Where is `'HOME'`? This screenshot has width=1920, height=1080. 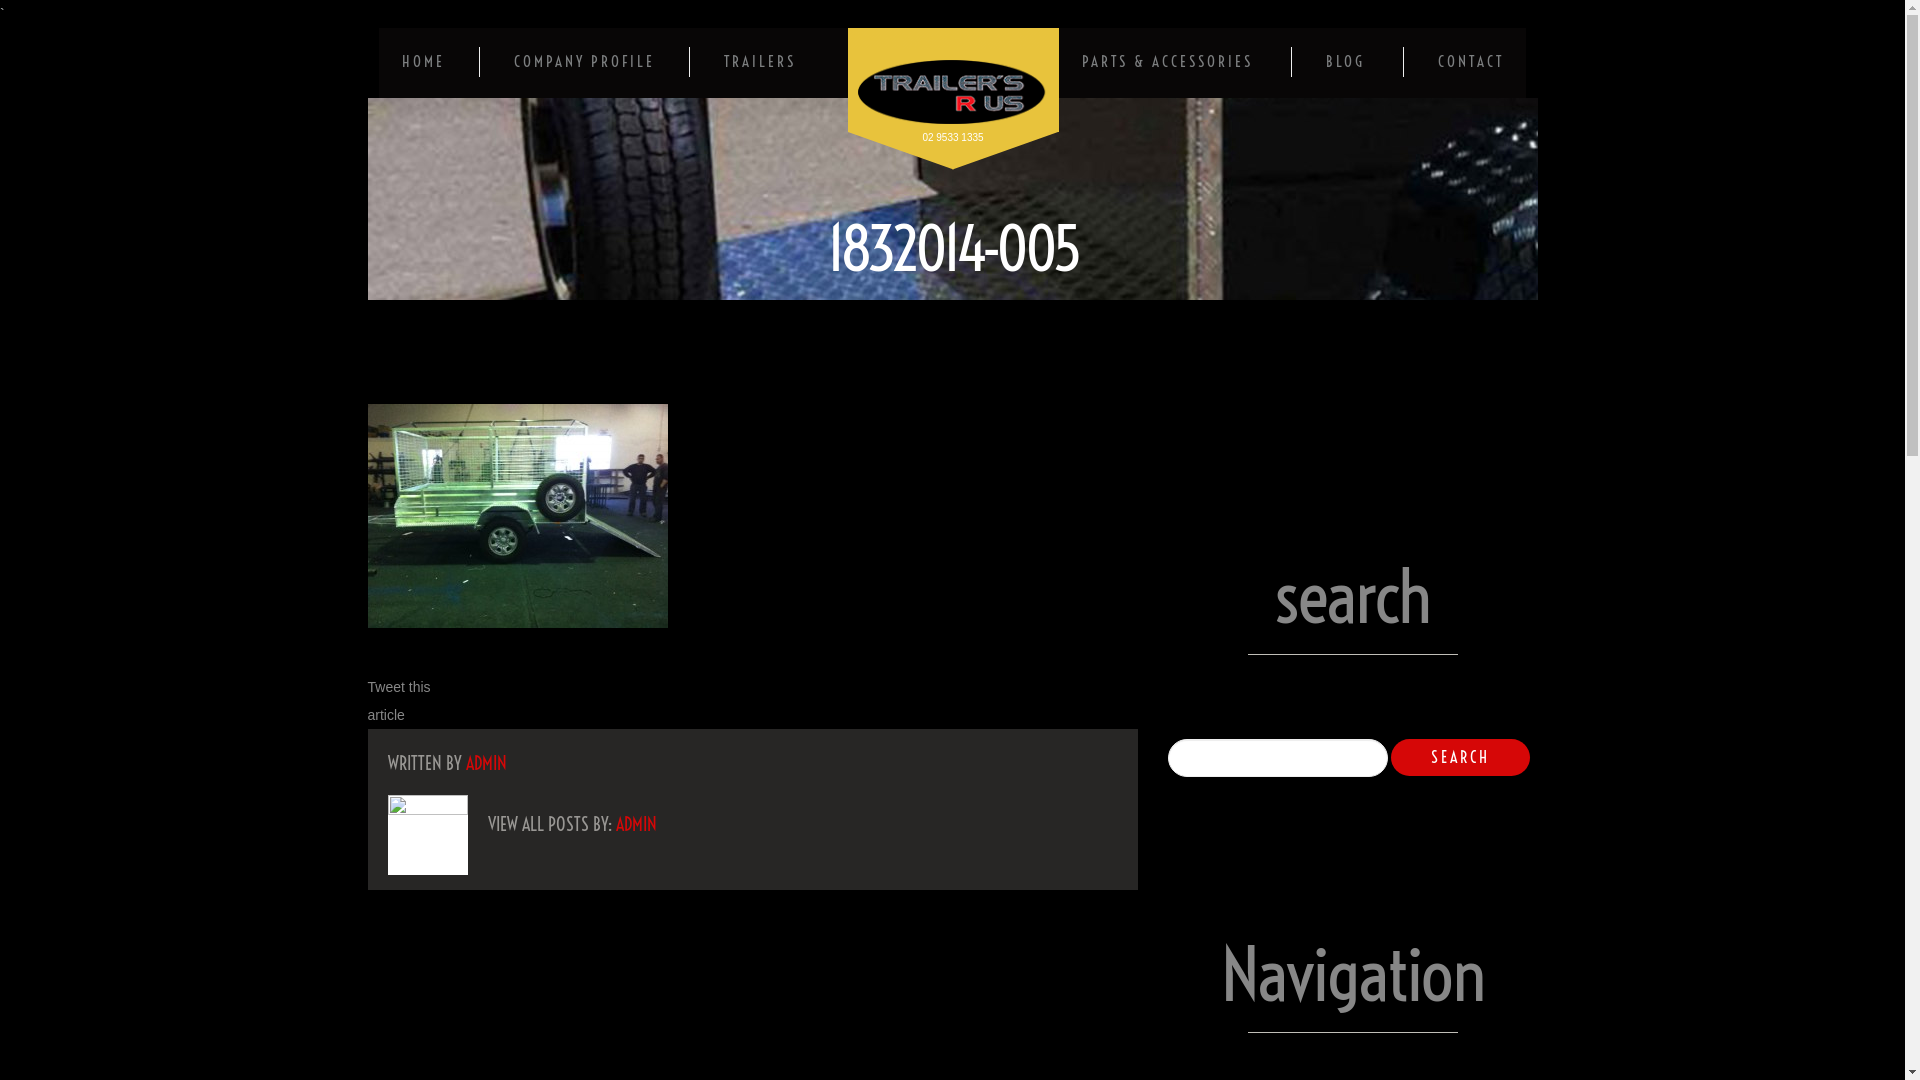
'HOME' is located at coordinates (422, 60).